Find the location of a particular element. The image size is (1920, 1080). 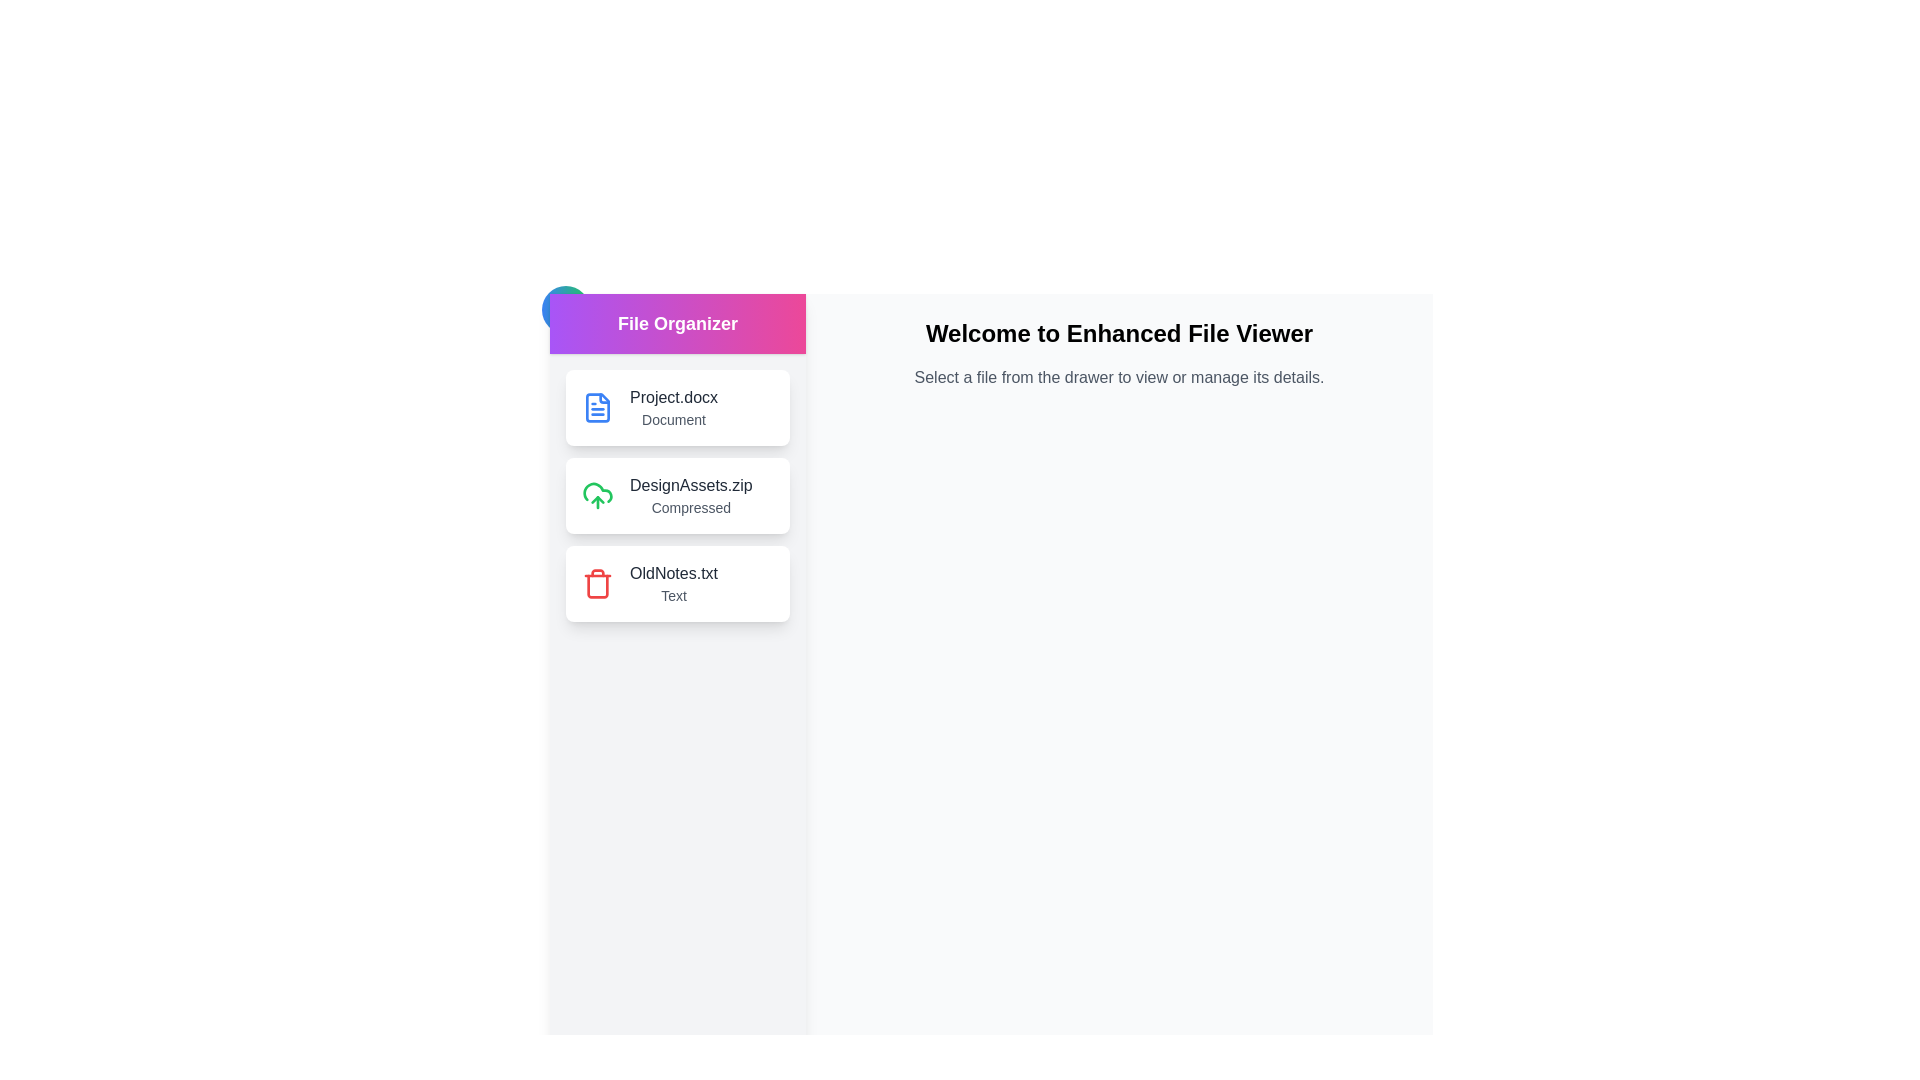

the file Project.docx from the list is located at coordinates (677, 407).